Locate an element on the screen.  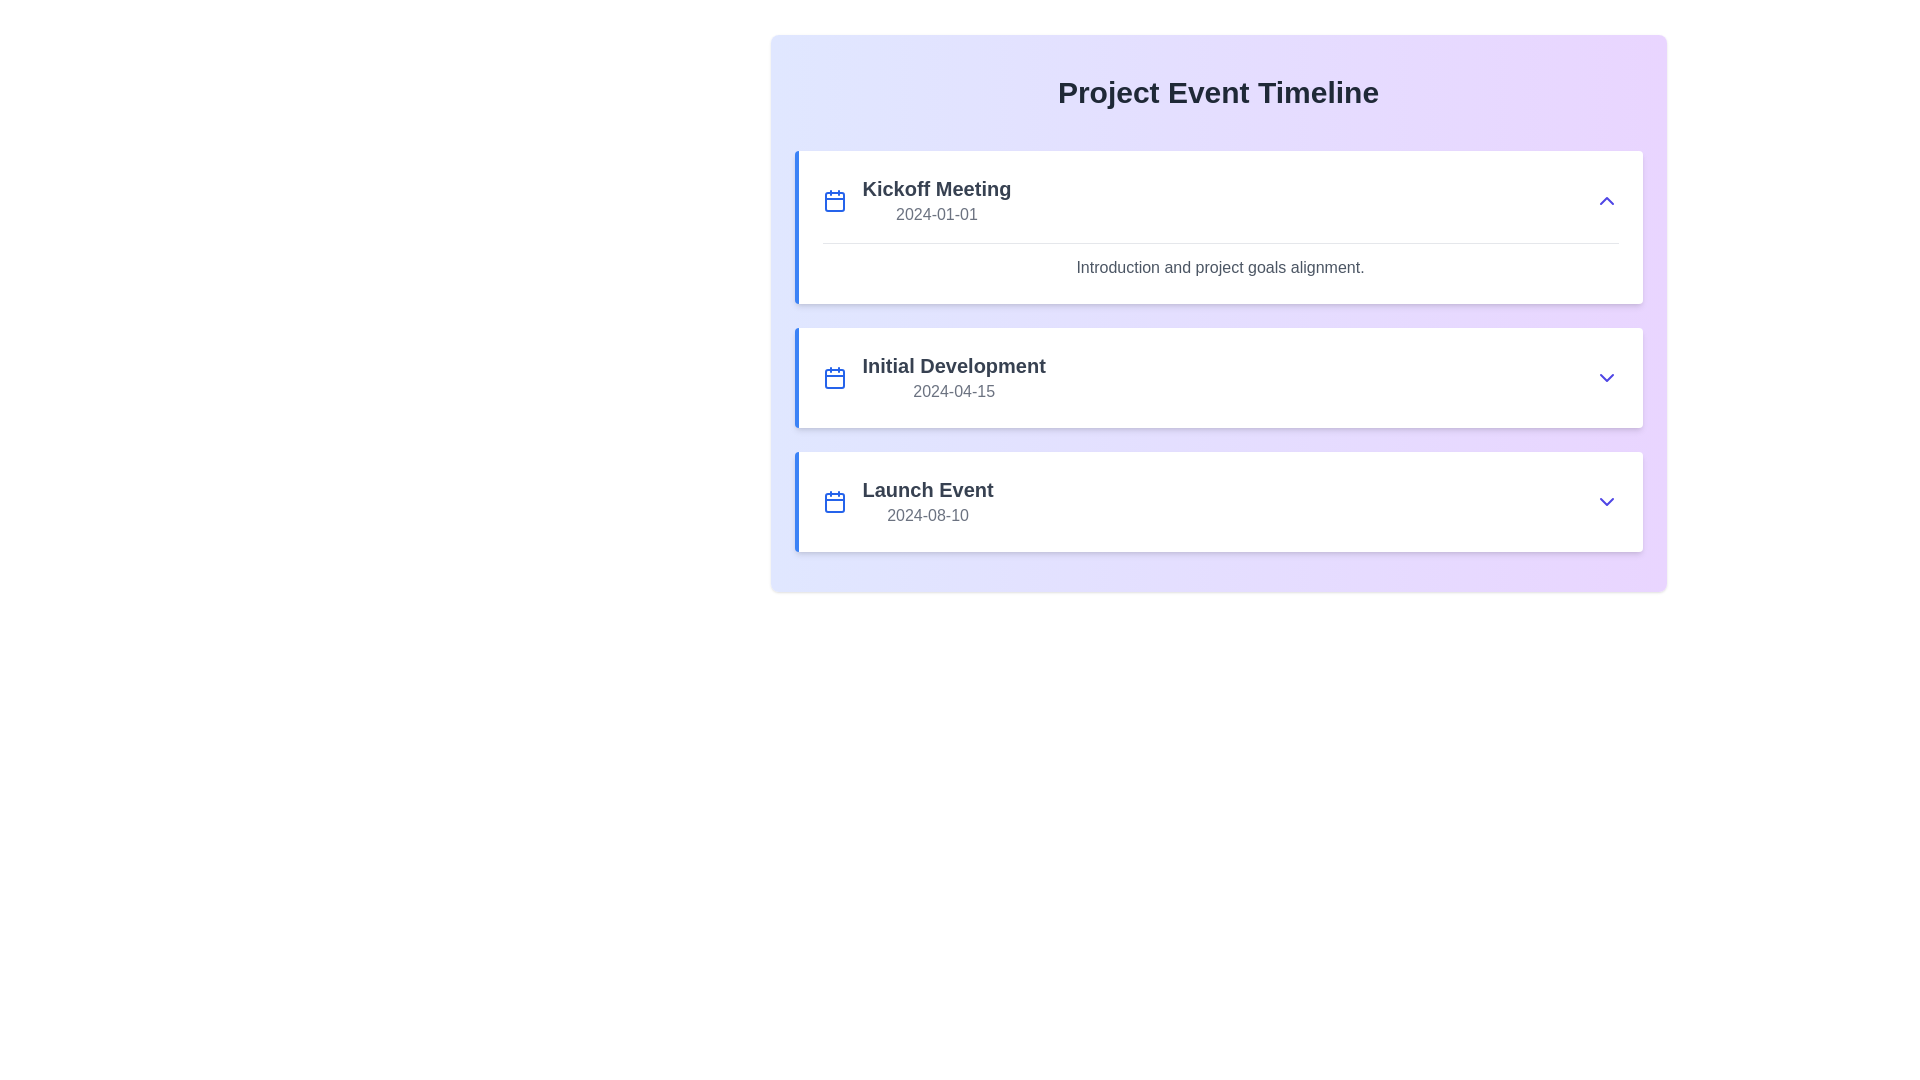
the text displaying the date for the 'Initial Development' event located below the 'Initial Development' label in the event card is located at coordinates (953, 392).